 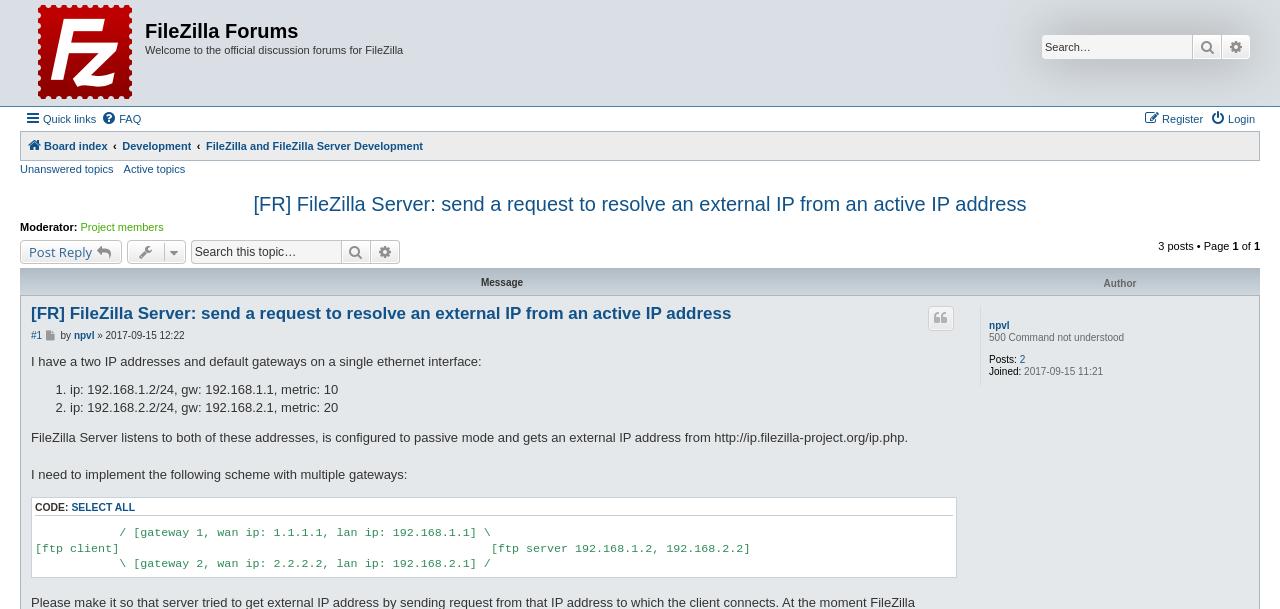 I want to click on '2017-09-15 12:22', so click(x=143, y=333).